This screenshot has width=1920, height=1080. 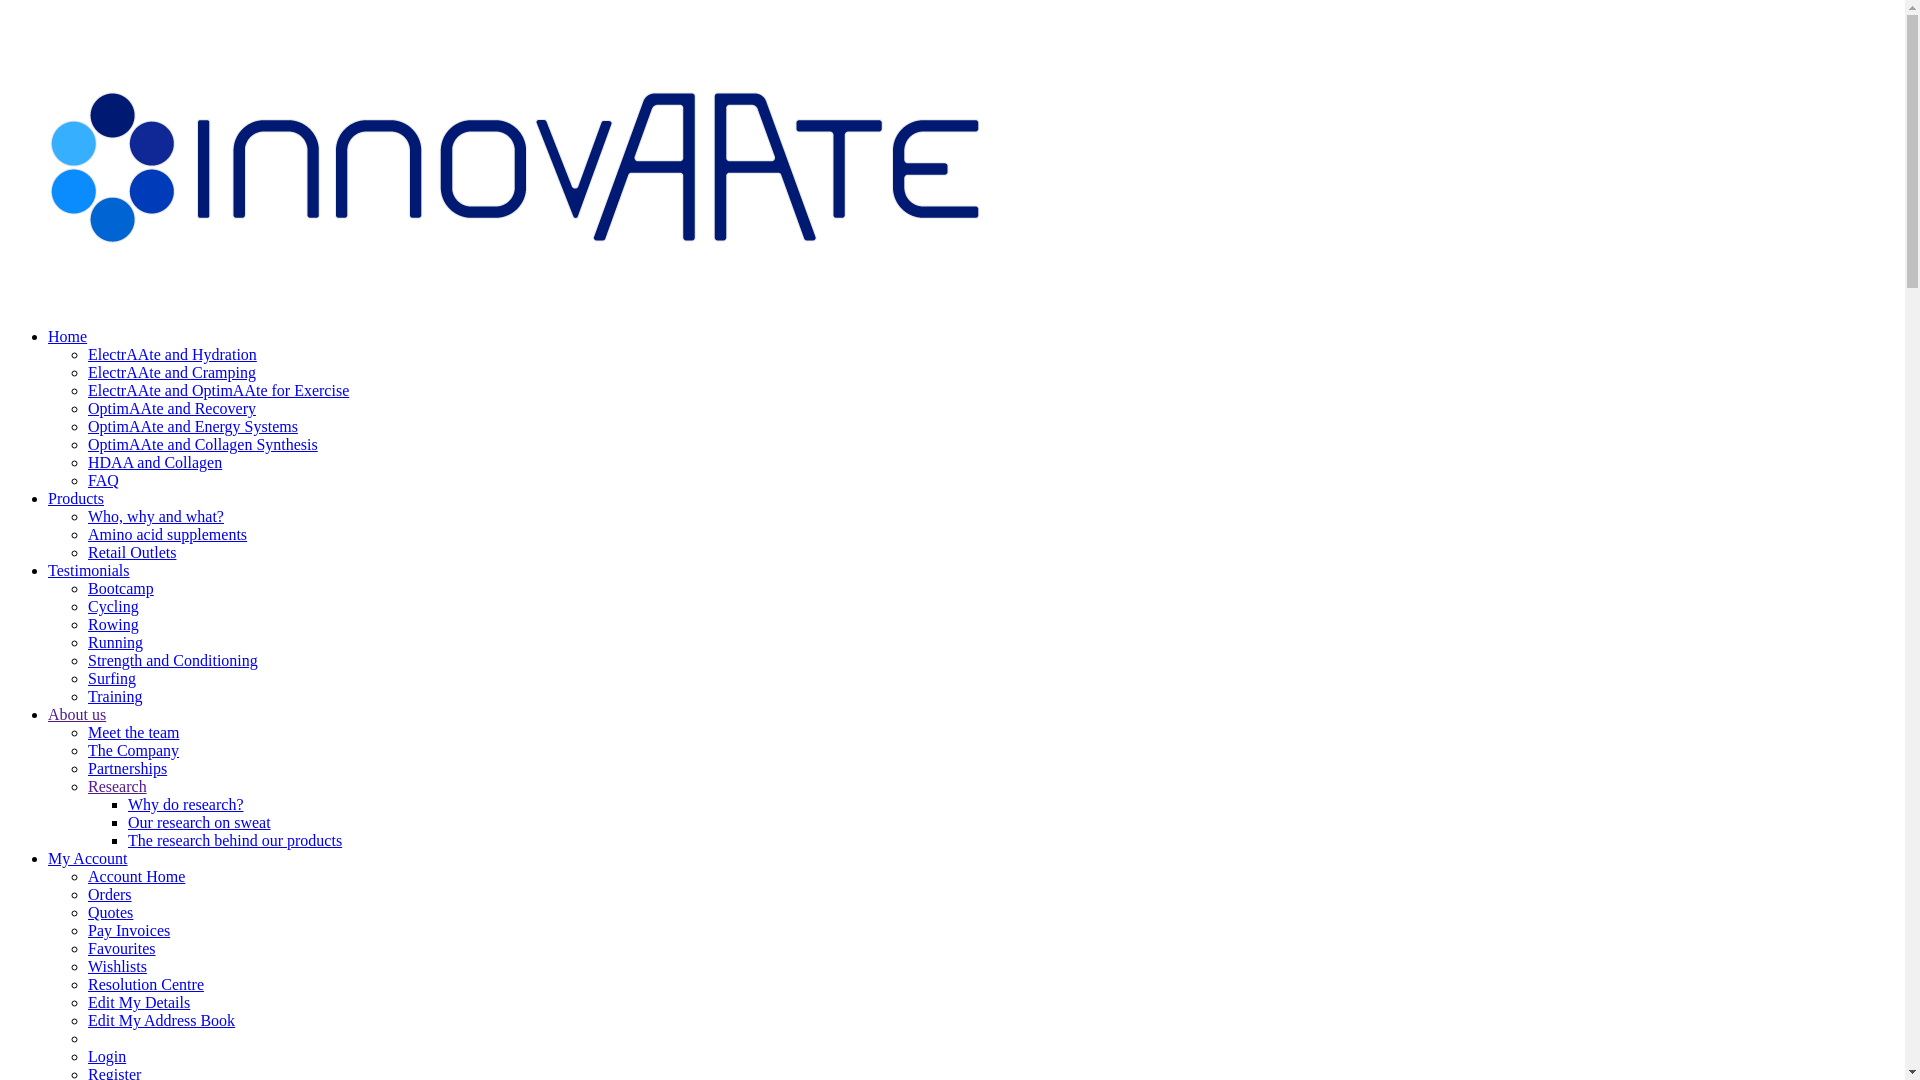 What do you see at coordinates (133, 732) in the screenshot?
I see `'Meet the team'` at bounding box center [133, 732].